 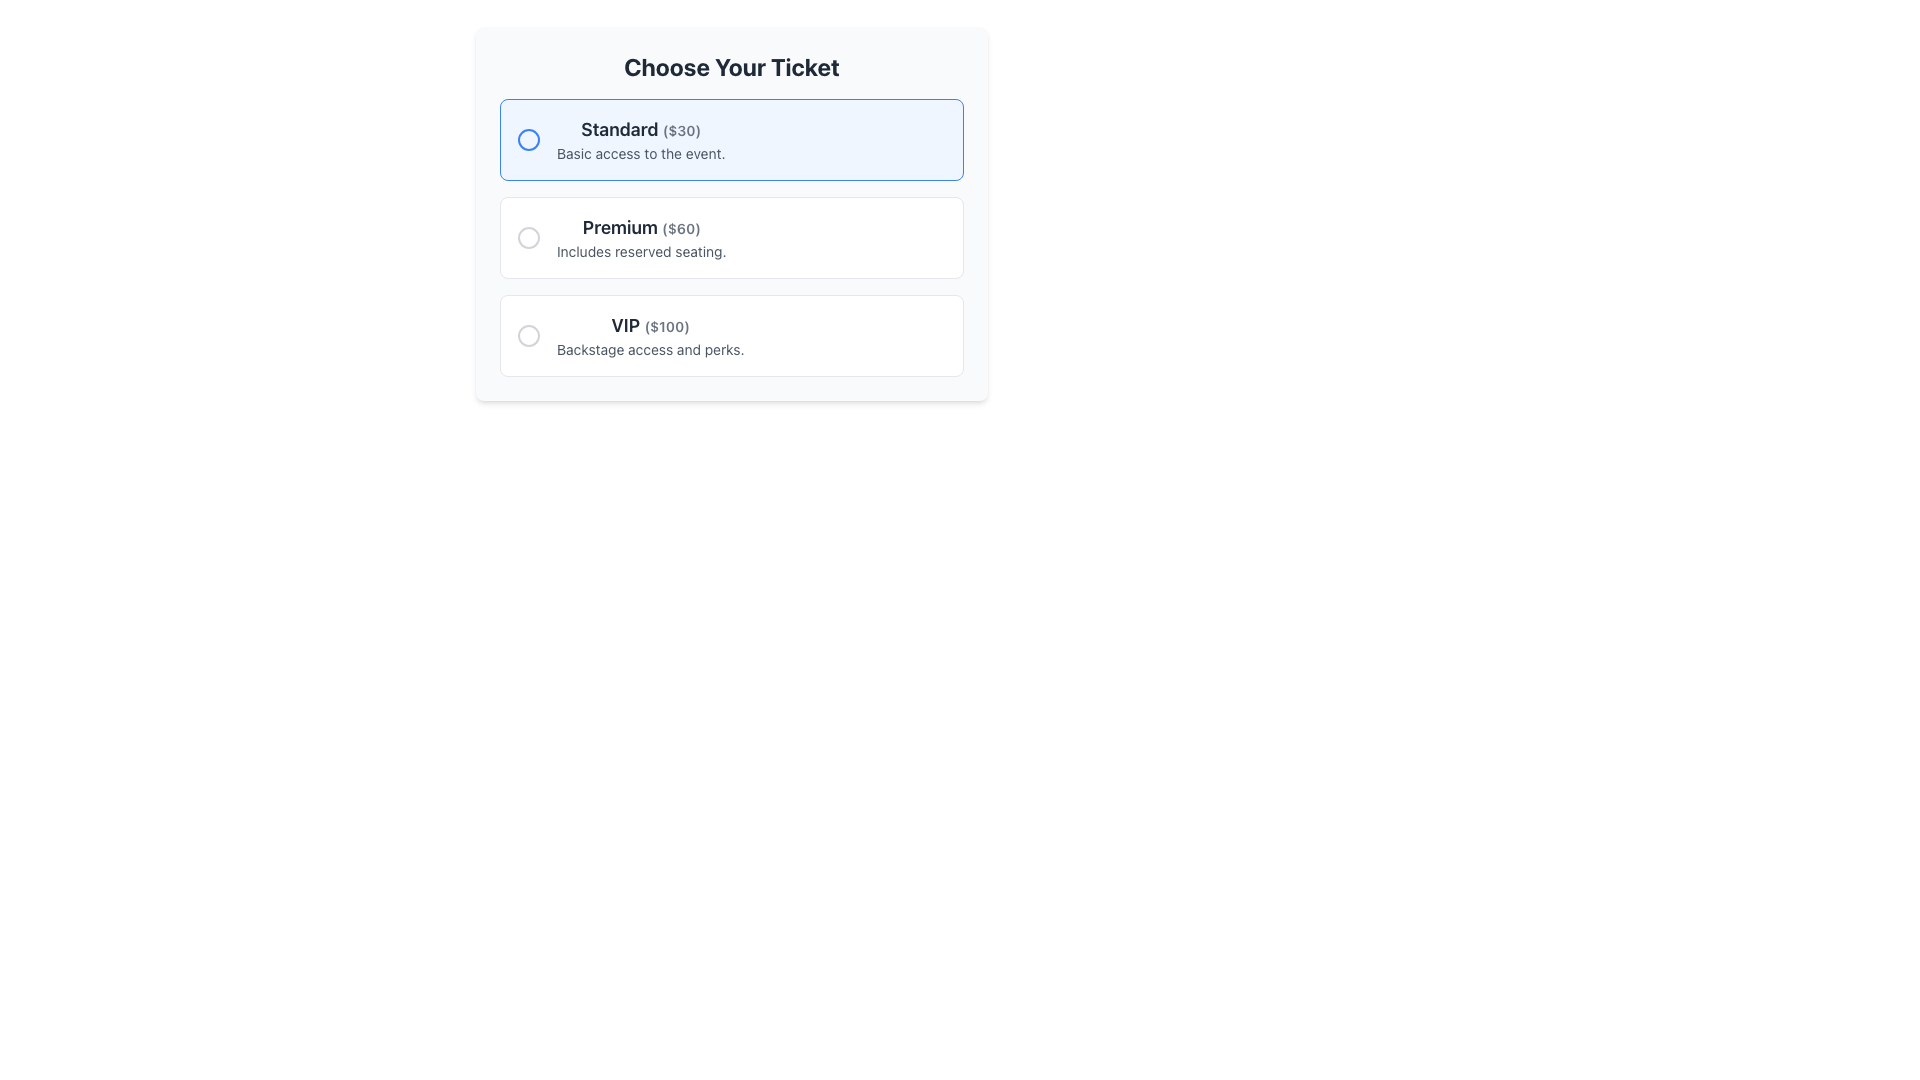 What do you see at coordinates (641, 153) in the screenshot?
I see `the static text label reading 'Basic access to the event.' which is located directly below the 'Standard ($30)' title text` at bounding box center [641, 153].